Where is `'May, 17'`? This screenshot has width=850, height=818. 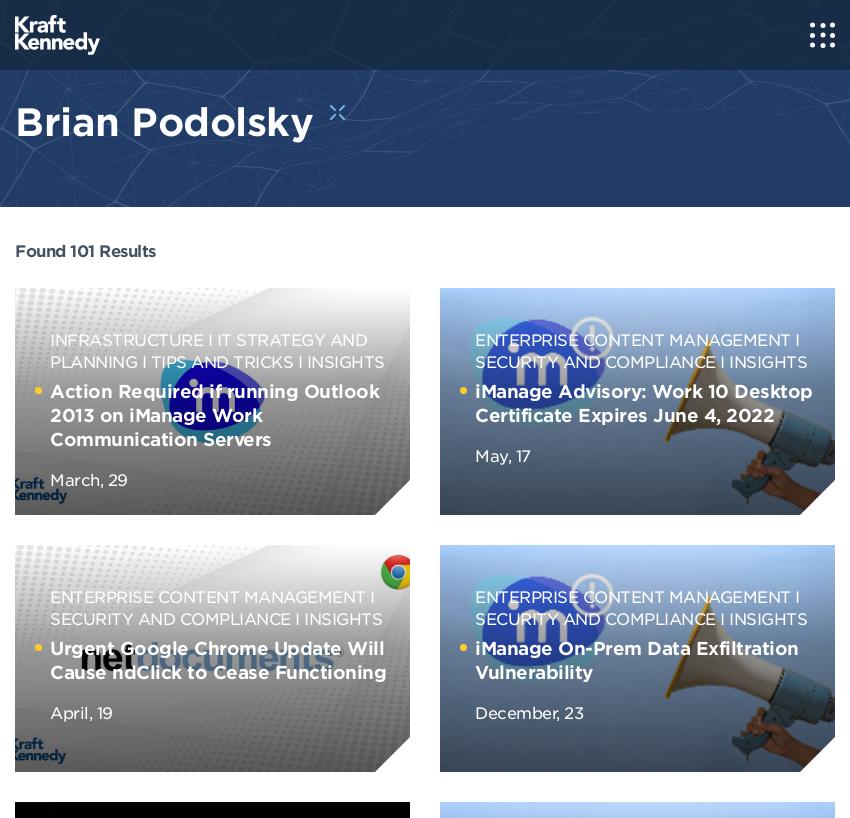
'May, 17' is located at coordinates (502, 453).